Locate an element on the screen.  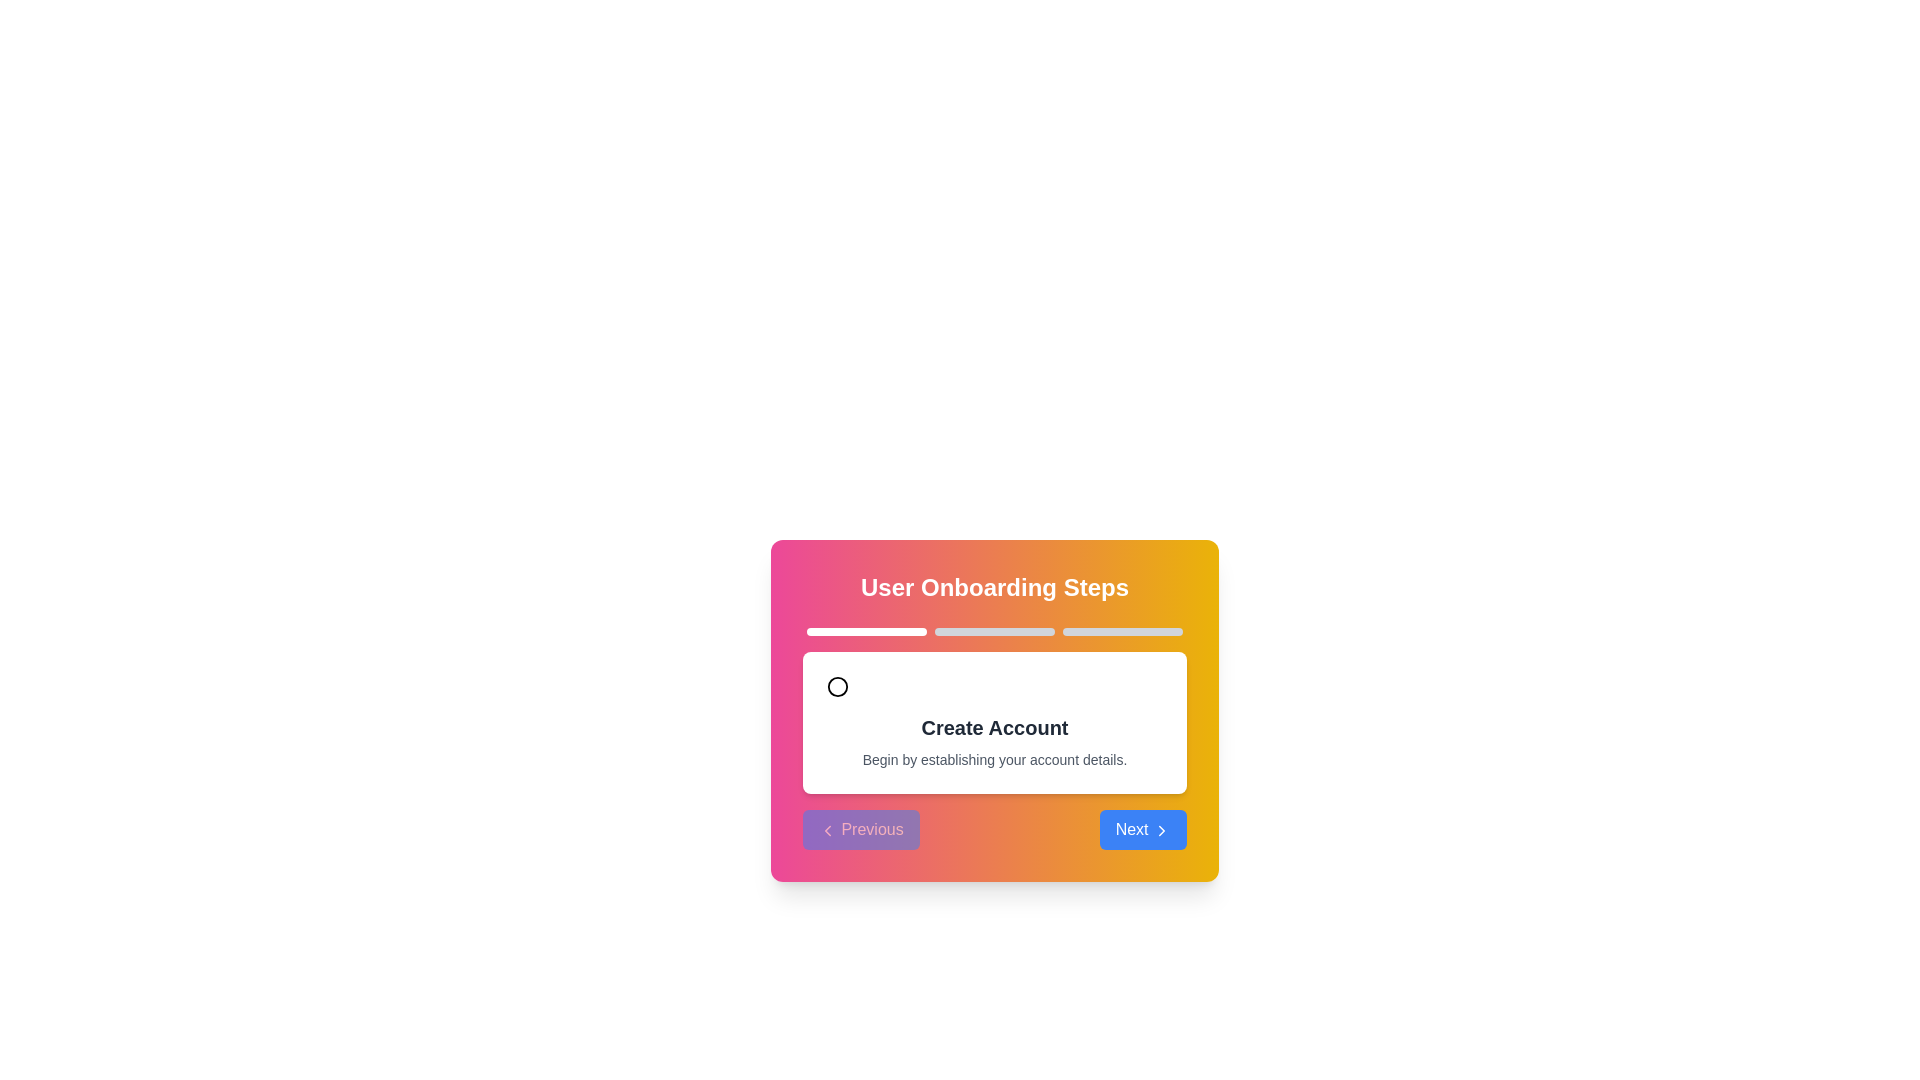
the third progress indicator bar, which is a thin rectangular bar with rounded ends, colored light gray, located near the top-right of the modal dialog under the 'User Onboarding Steps' heading is located at coordinates (1123, 632).